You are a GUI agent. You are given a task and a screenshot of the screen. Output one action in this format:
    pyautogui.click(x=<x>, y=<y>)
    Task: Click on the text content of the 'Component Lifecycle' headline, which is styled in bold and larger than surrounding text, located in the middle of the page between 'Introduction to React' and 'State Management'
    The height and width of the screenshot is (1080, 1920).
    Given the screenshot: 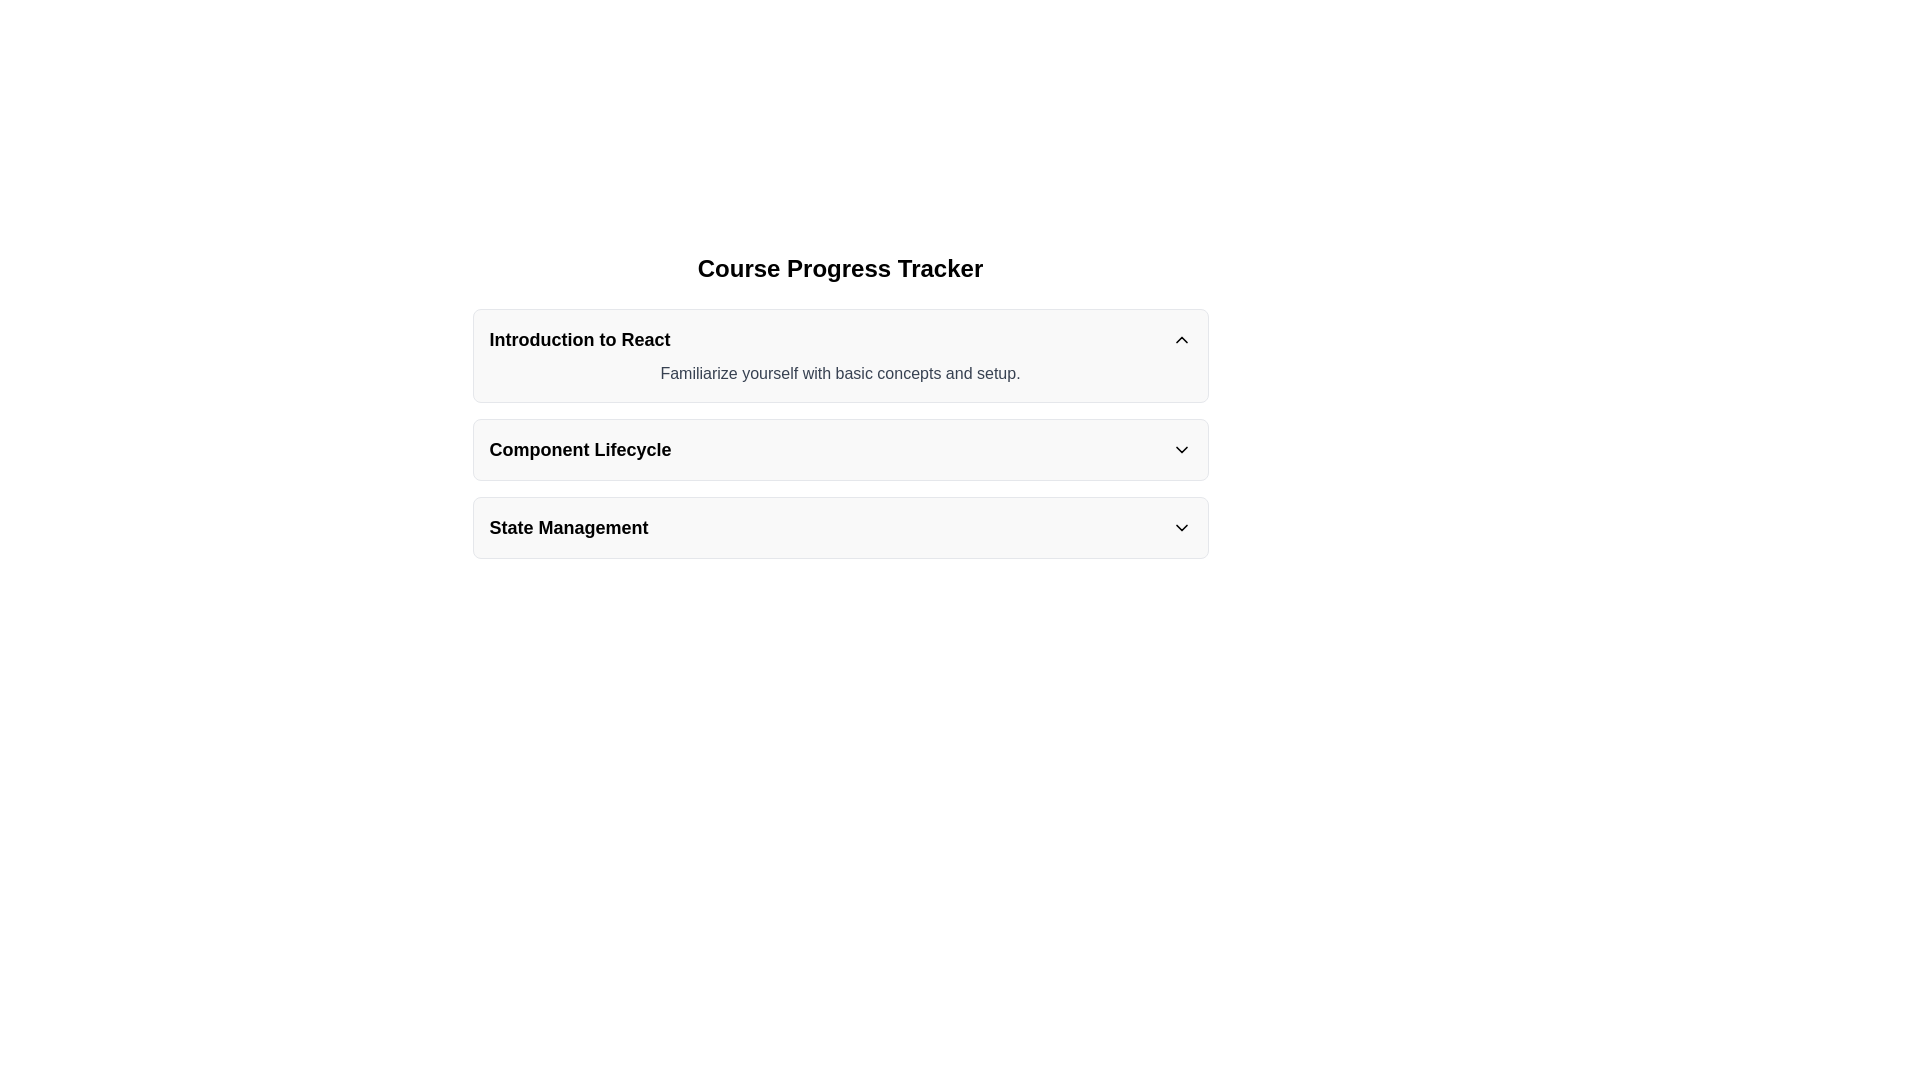 What is the action you would take?
    pyautogui.click(x=579, y=450)
    